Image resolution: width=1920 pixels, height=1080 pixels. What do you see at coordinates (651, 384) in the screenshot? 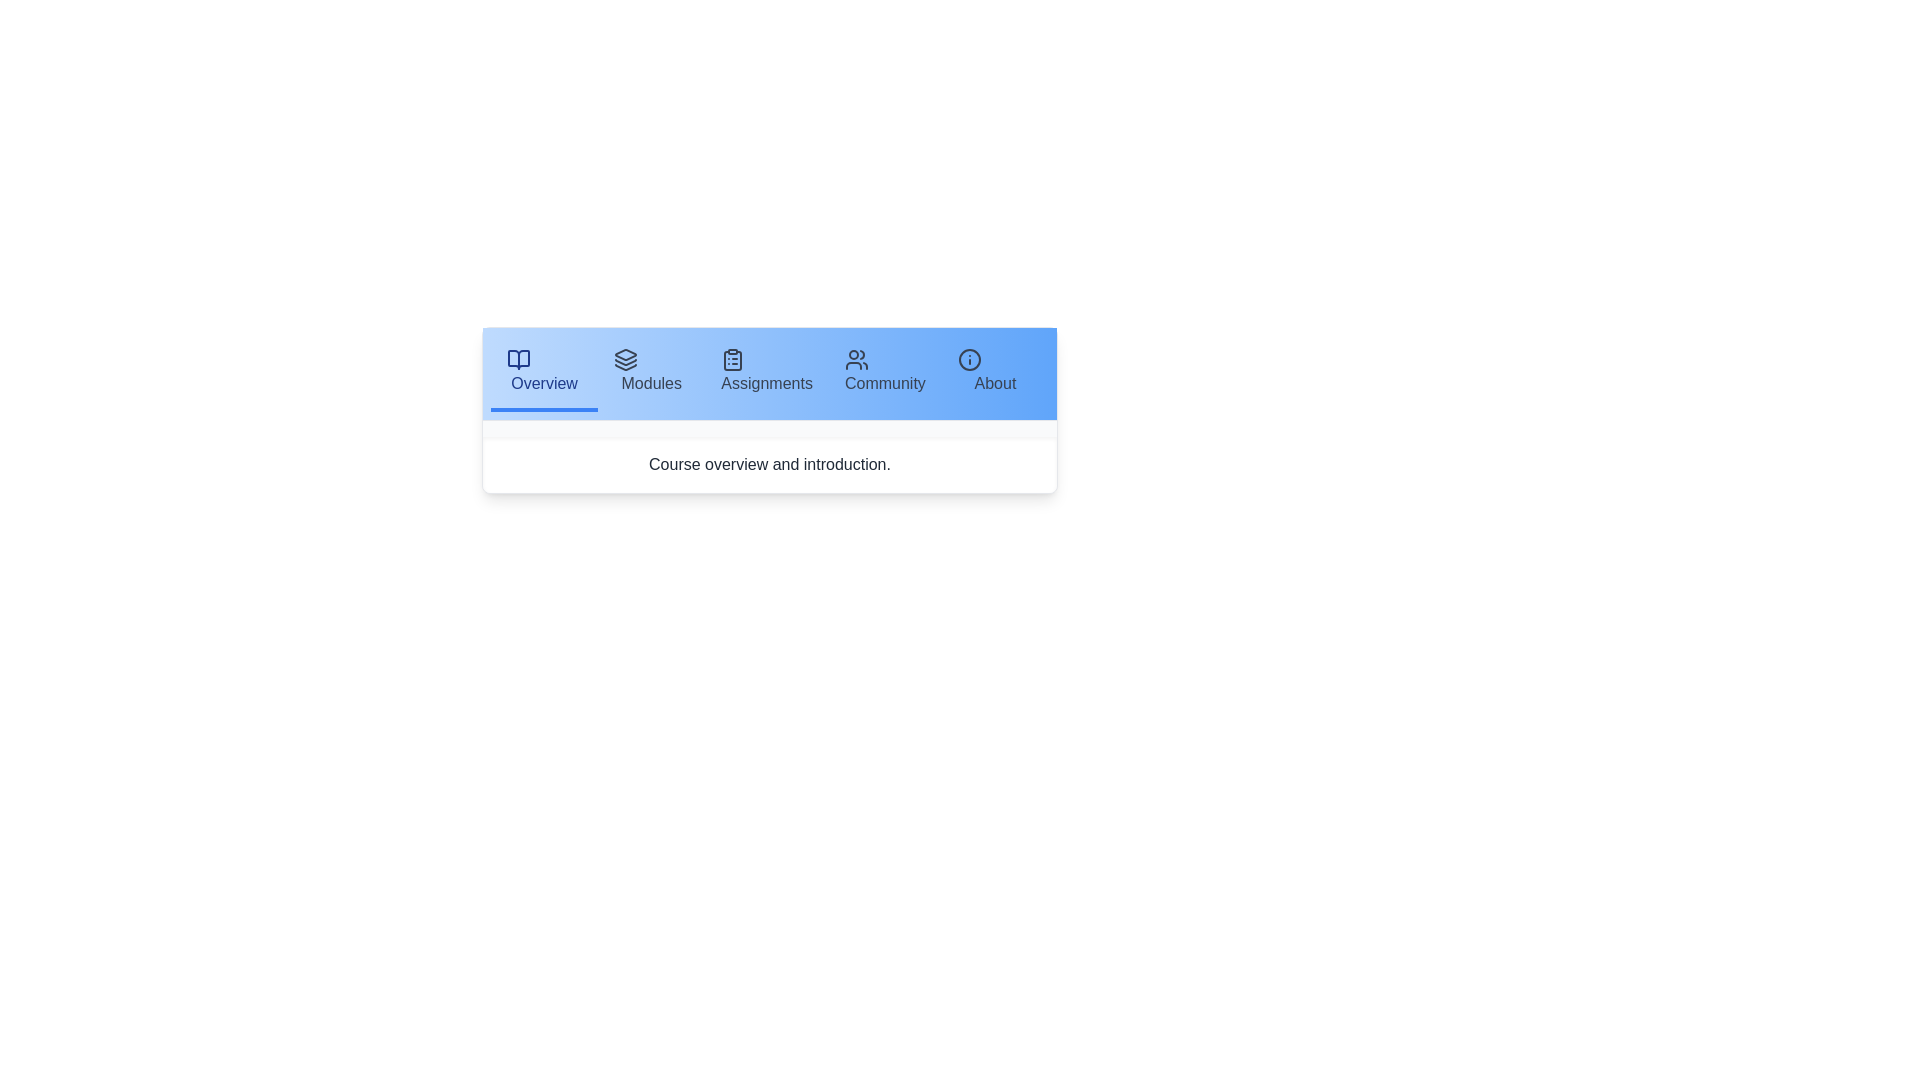
I see `the 'Modules' text label in the navigation bar` at bounding box center [651, 384].